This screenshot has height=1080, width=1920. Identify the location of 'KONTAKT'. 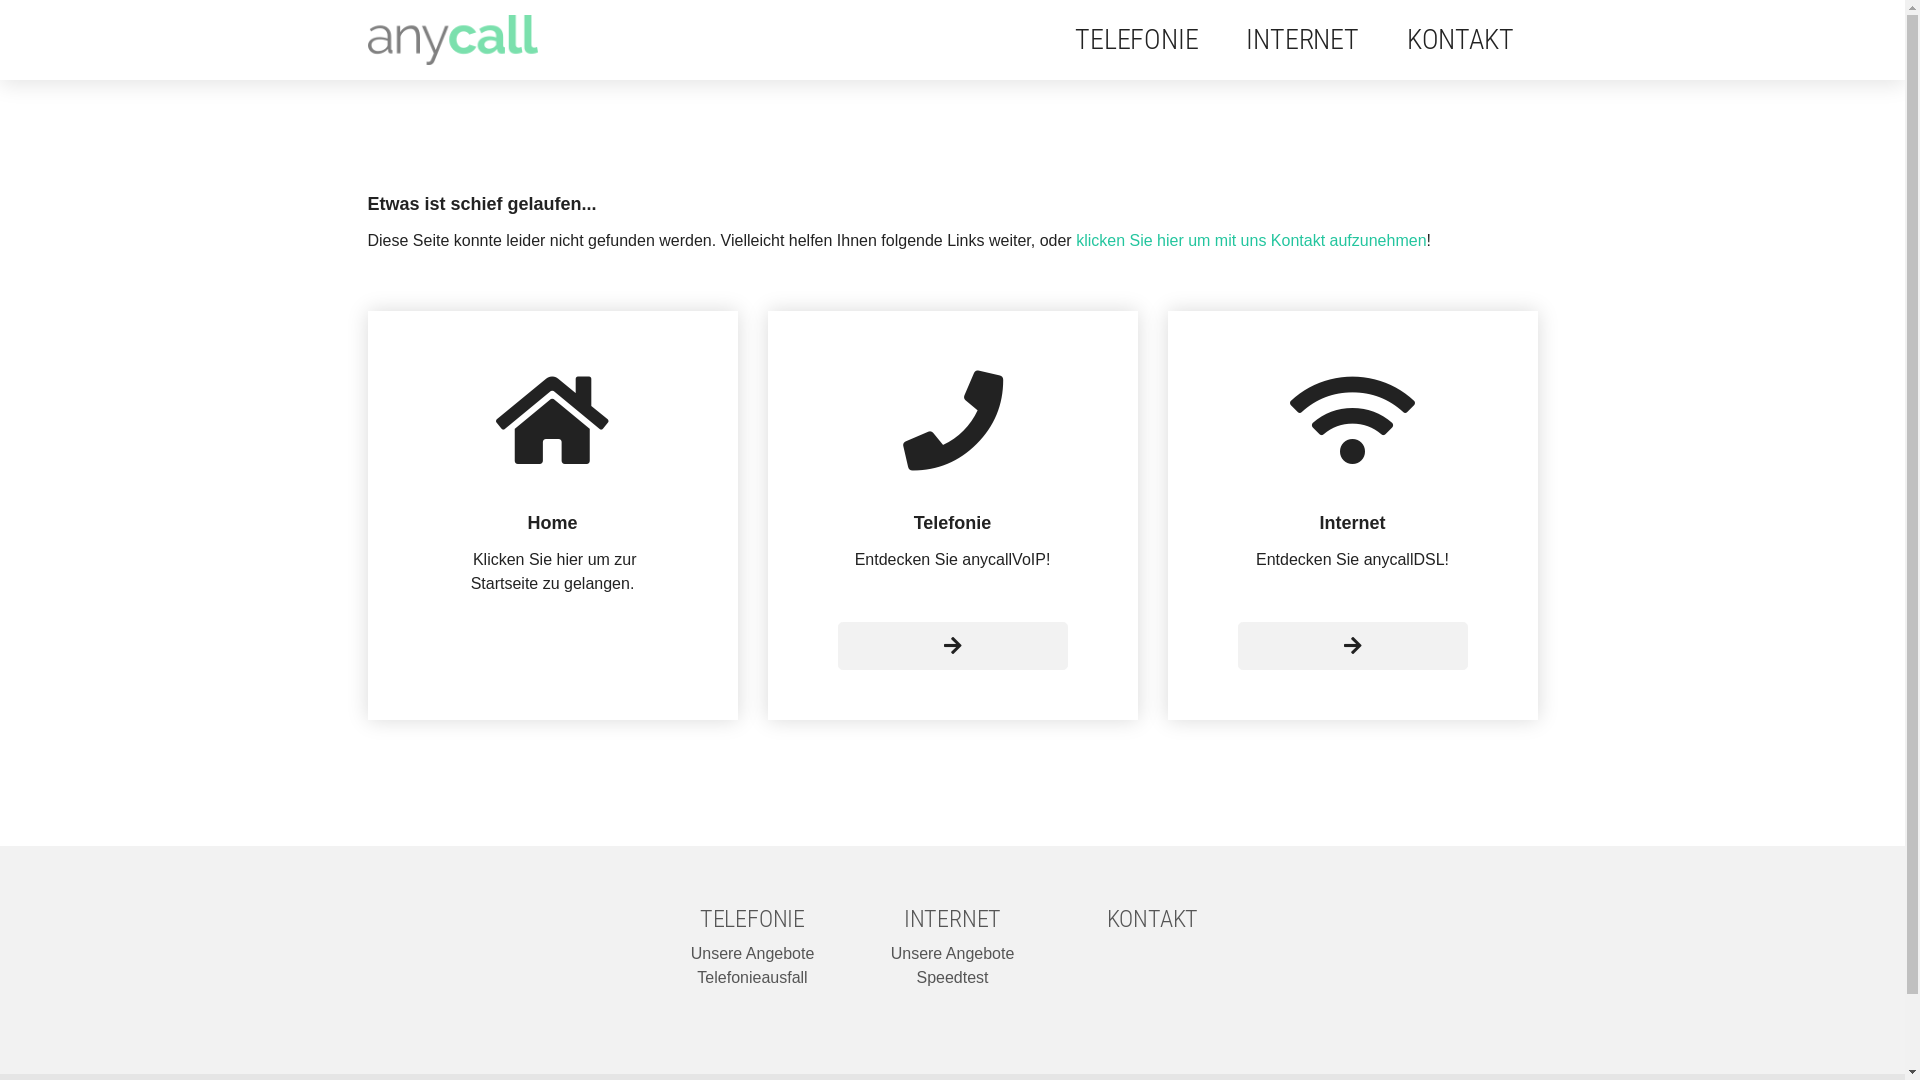
(1460, 39).